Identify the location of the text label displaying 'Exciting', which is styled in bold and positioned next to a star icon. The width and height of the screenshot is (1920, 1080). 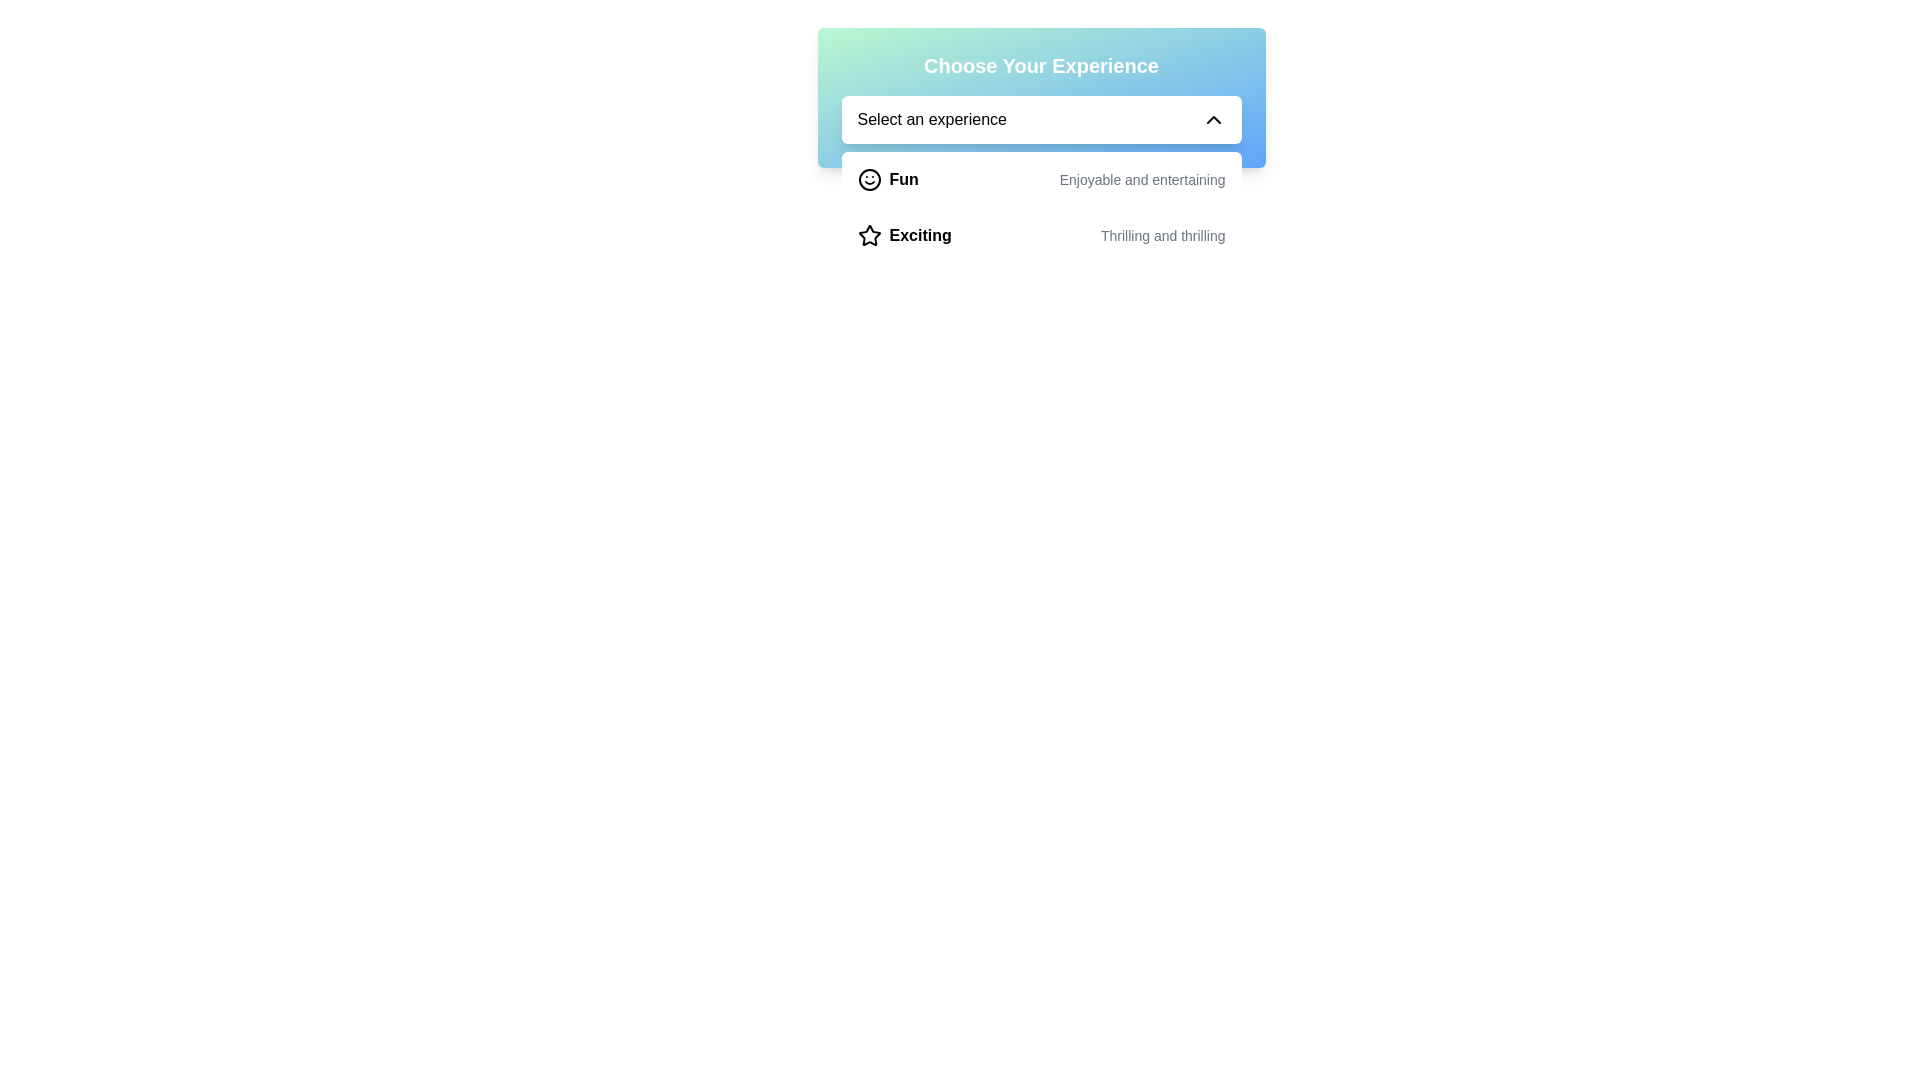
(919, 234).